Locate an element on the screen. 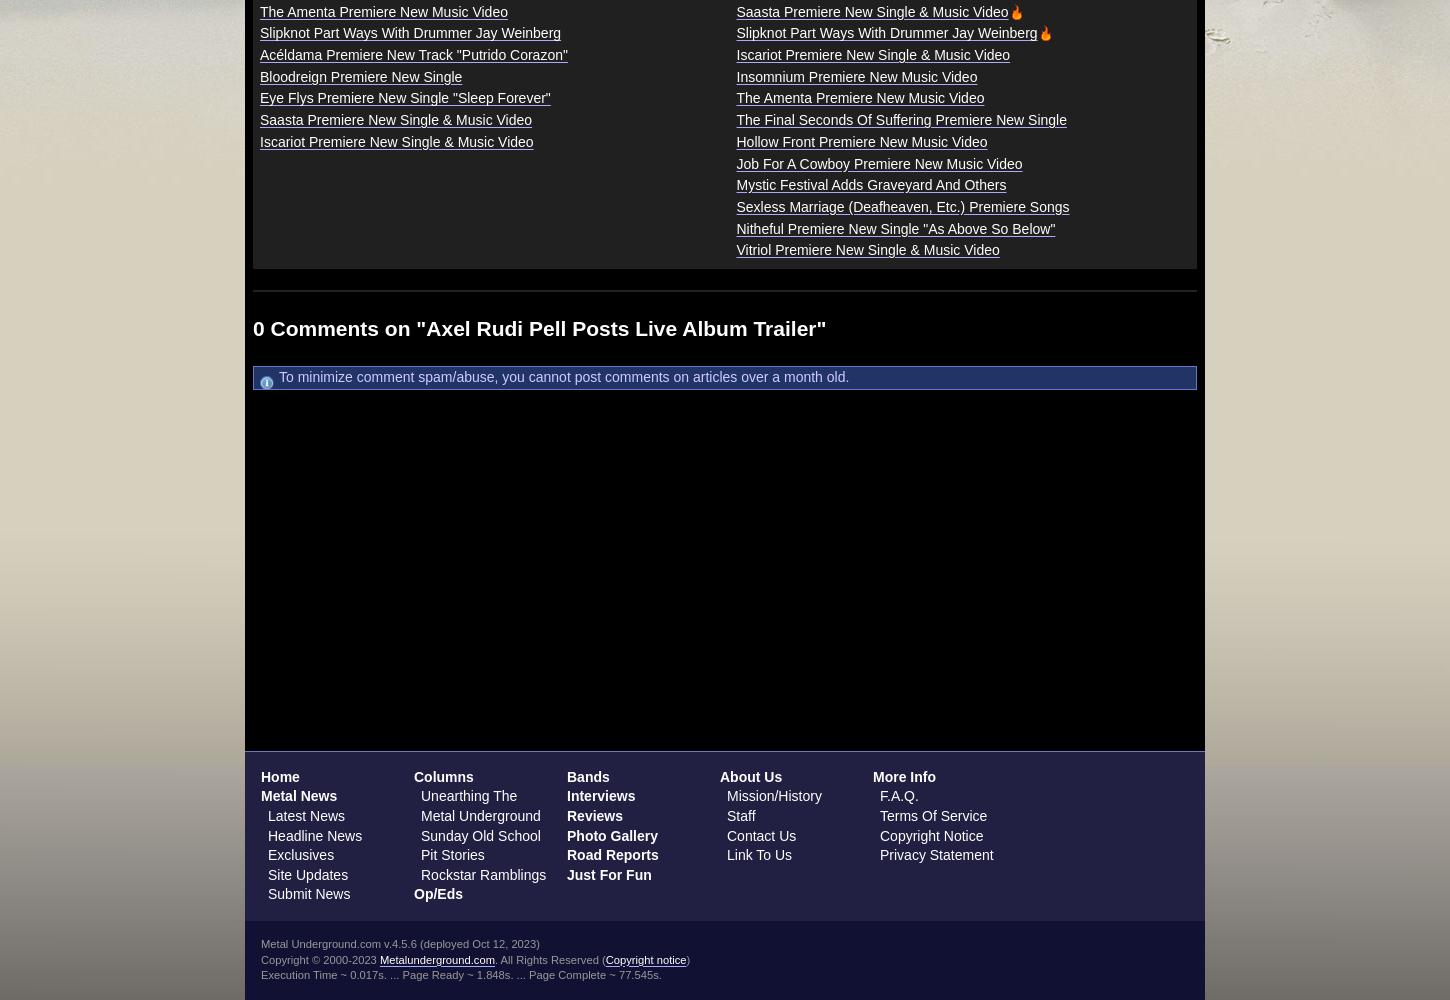  'Eye Flys Premiere New Single "Sleep Forever"' is located at coordinates (259, 97).